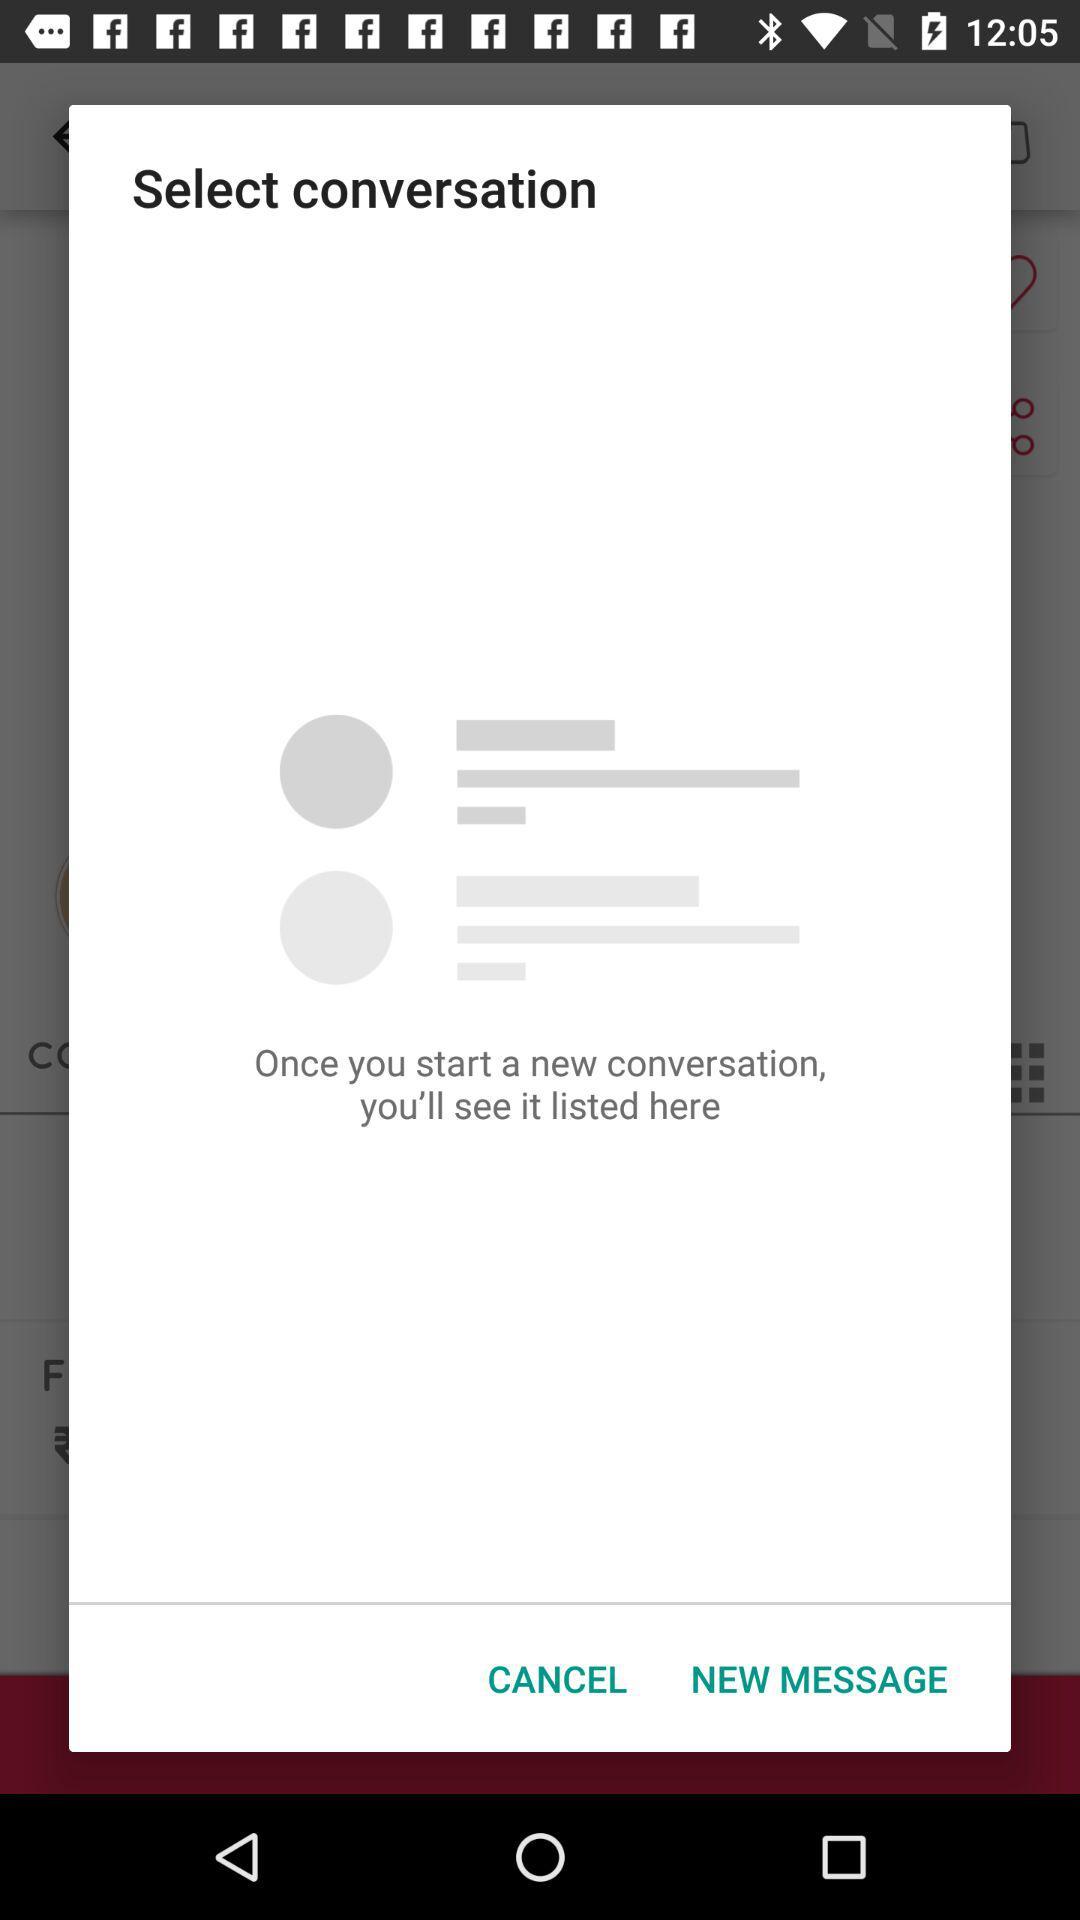 The width and height of the screenshot is (1080, 1920). I want to click on new message, so click(819, 1678).